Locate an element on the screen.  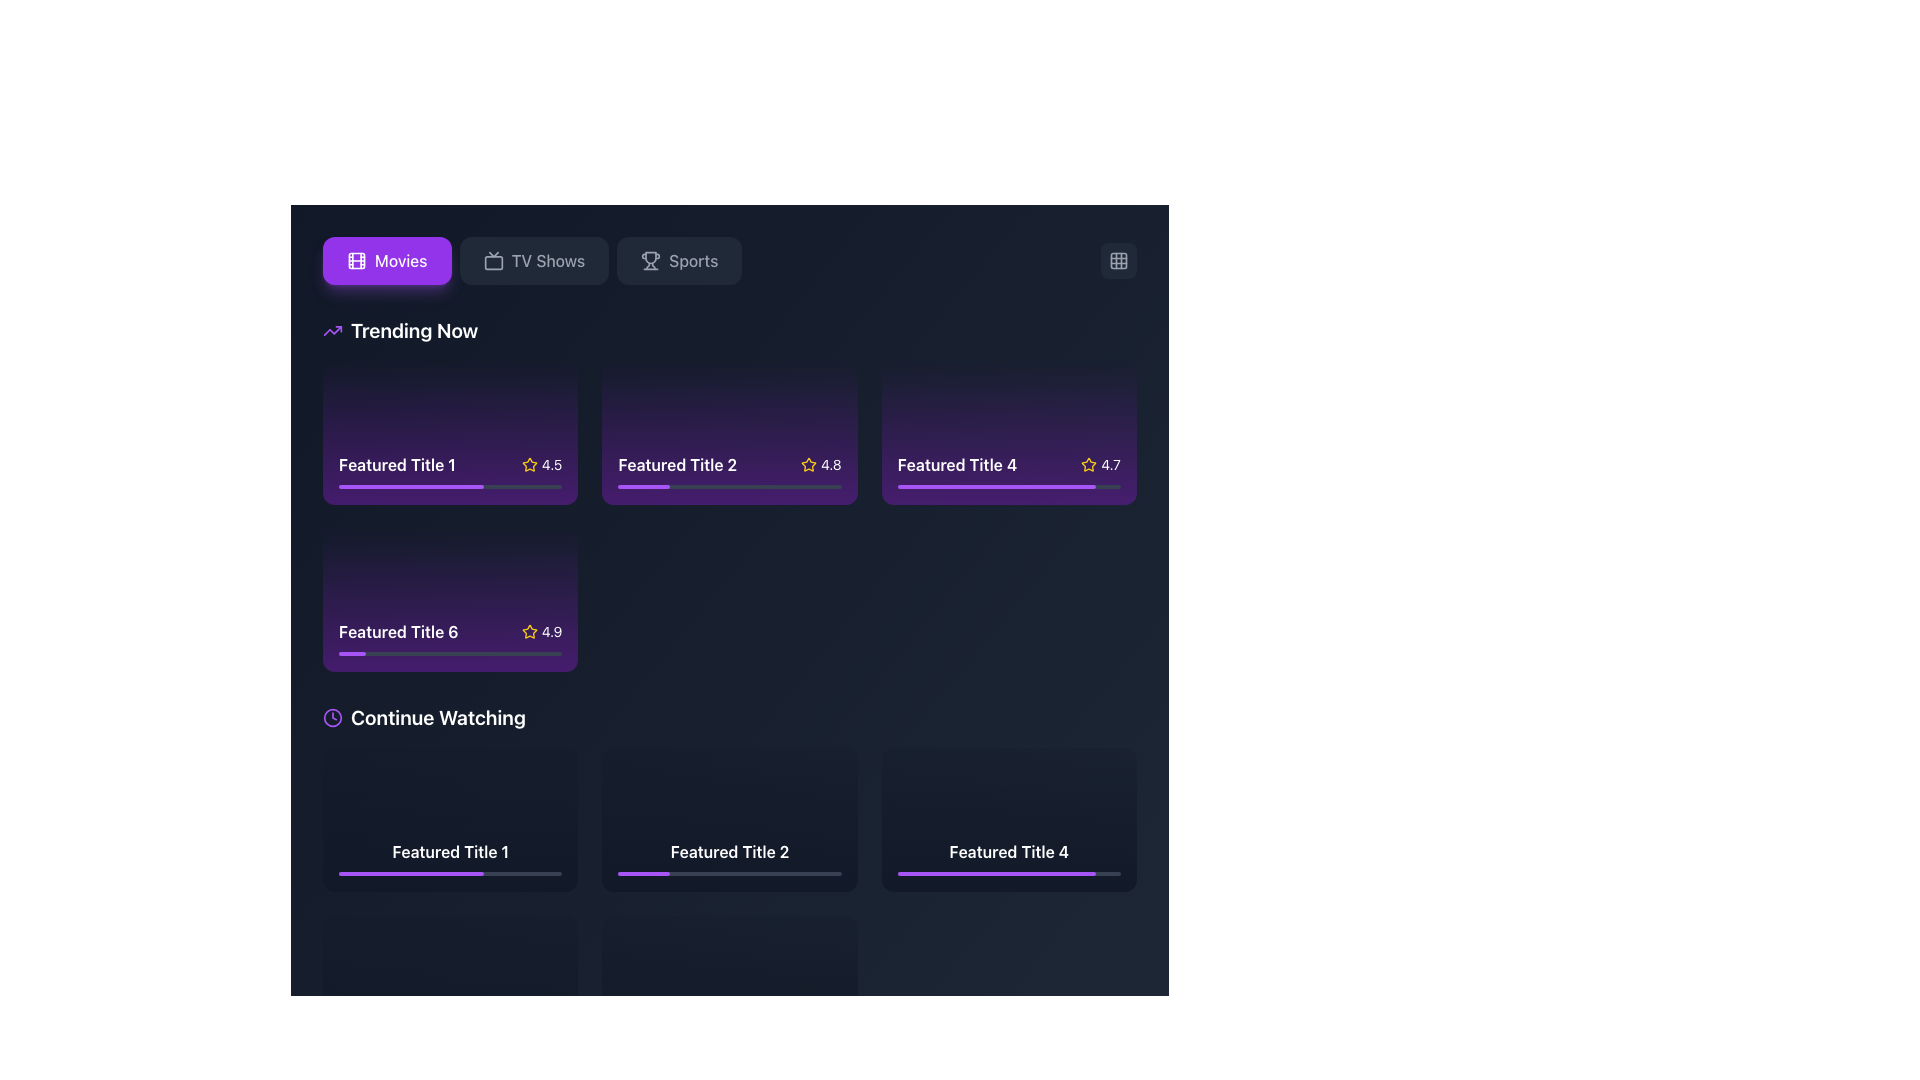
the 'Sports' navigation button located at the far right of the button row to trigger its hover state effect is located at coordinates (679, 260).